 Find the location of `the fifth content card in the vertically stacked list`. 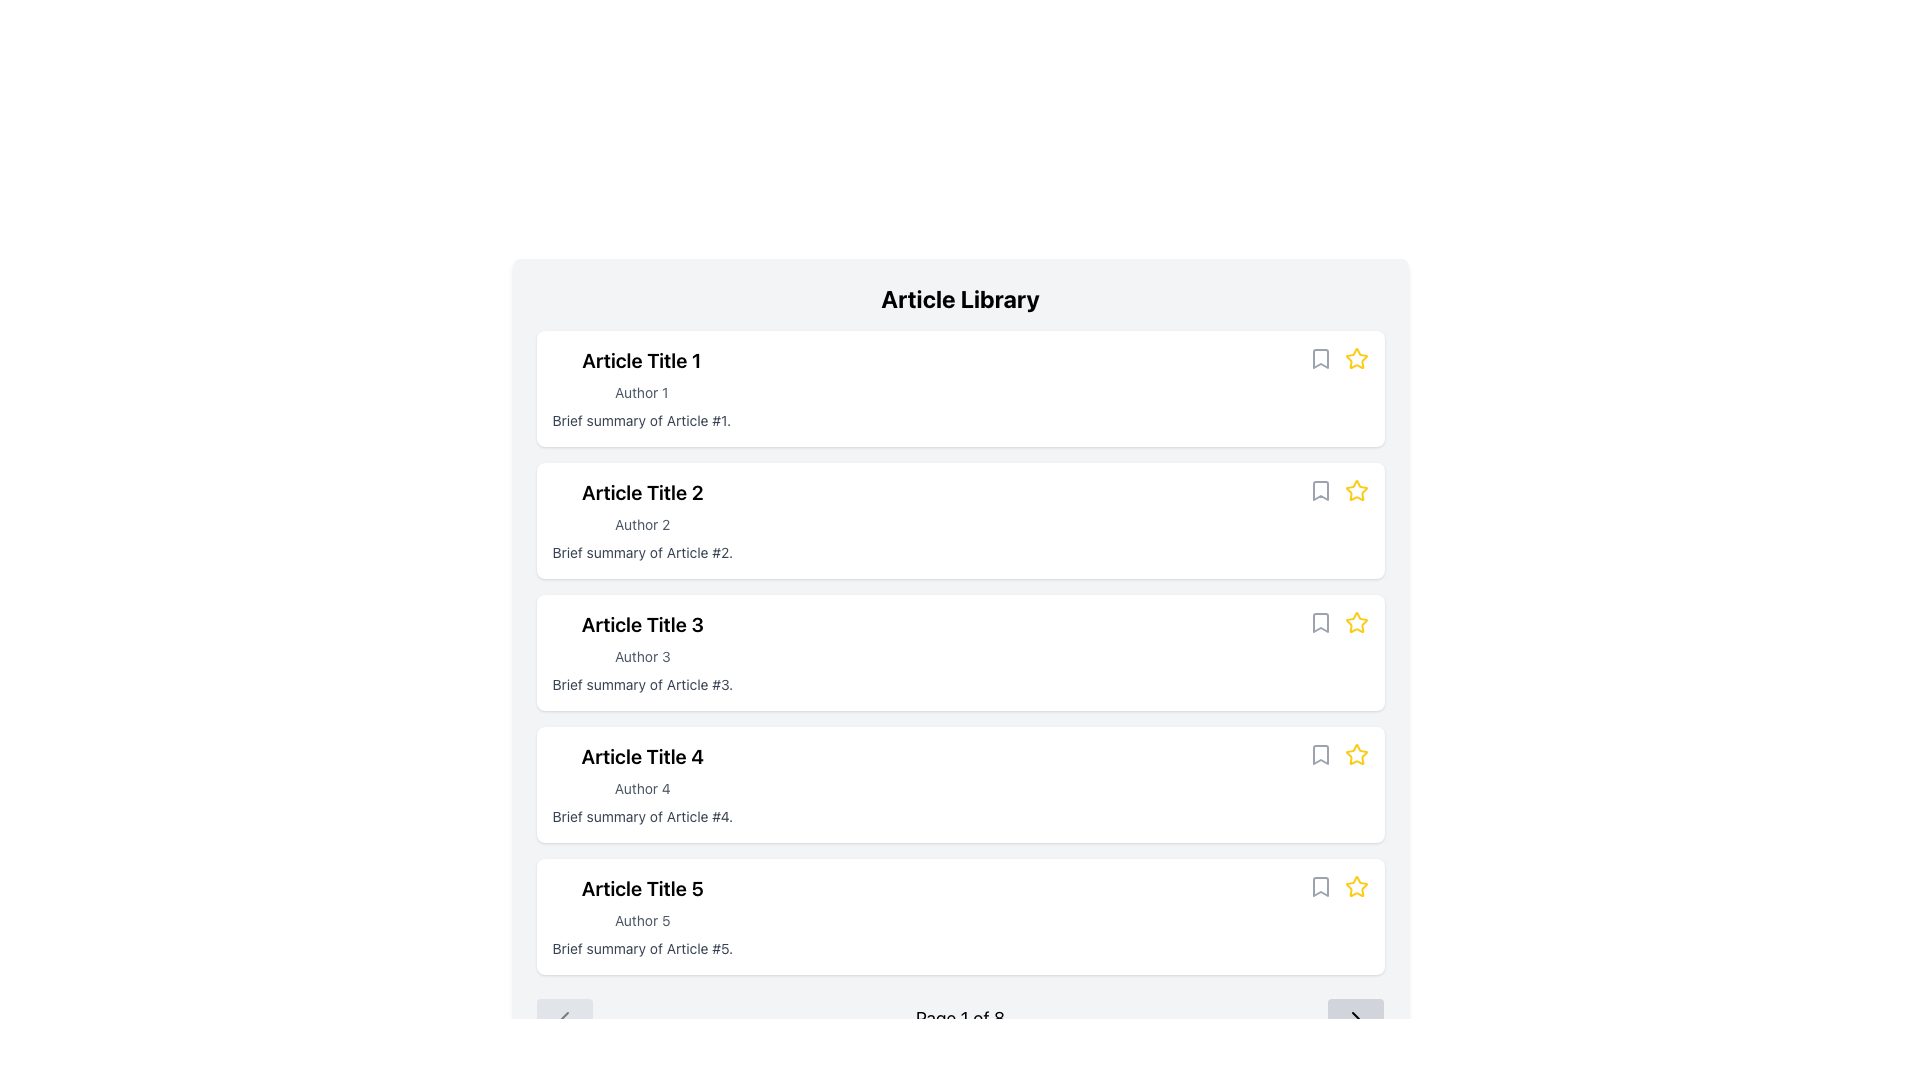

the fifth content card in the vertically stacked list is located at coordinates (960, 917).